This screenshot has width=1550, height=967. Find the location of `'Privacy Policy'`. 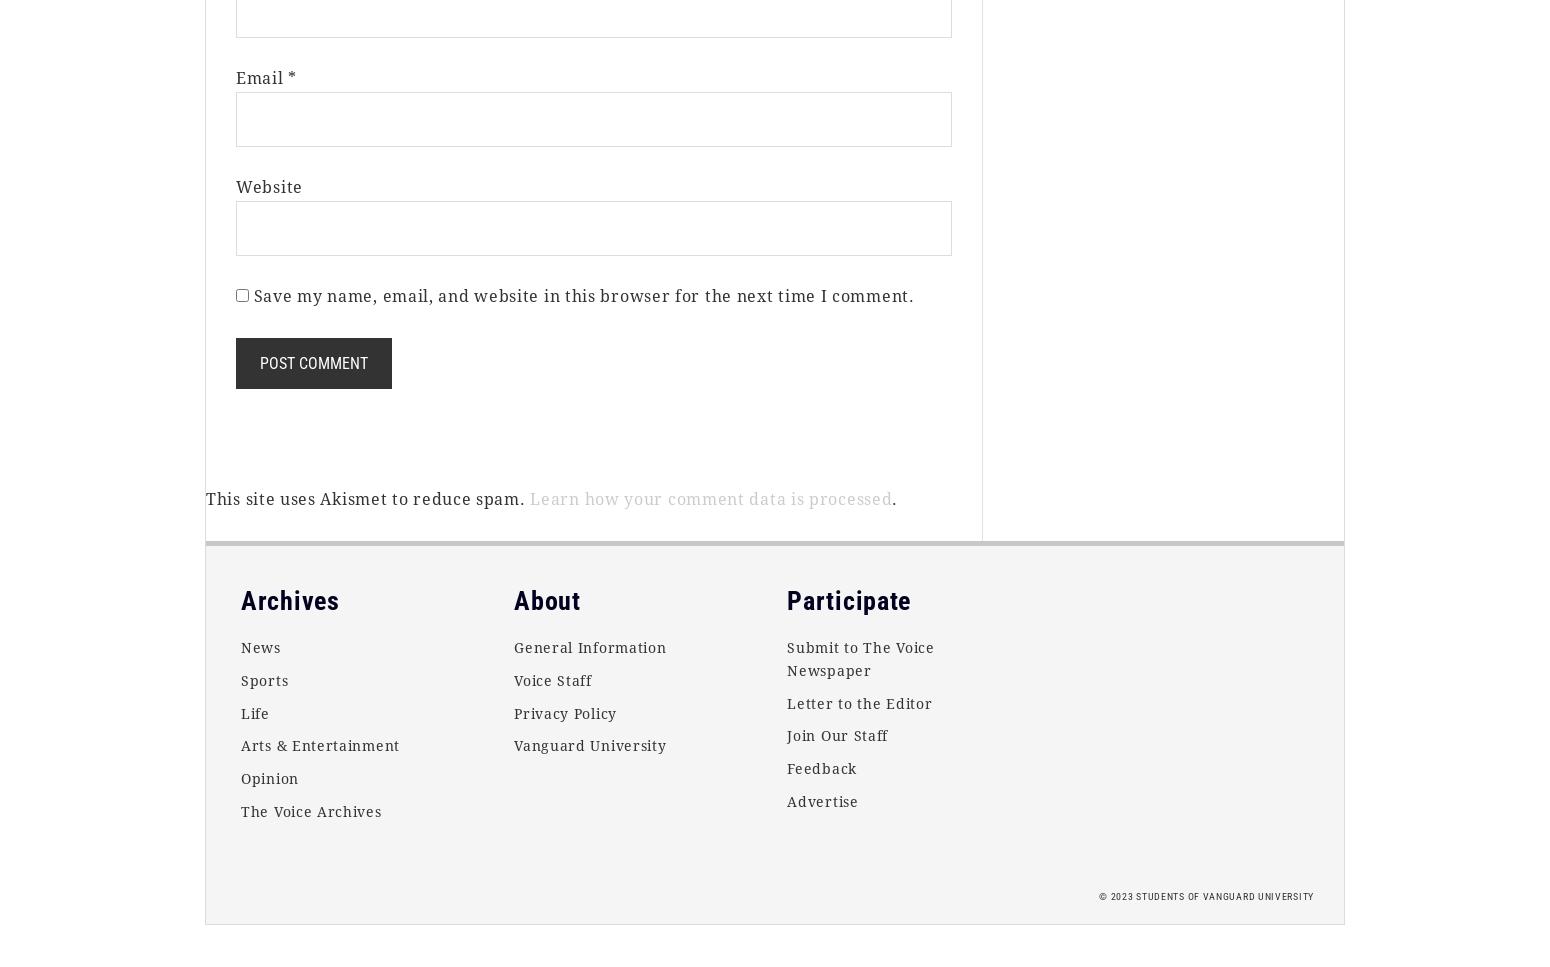

'Privacy Policy' is located at coordinates (564, 711).